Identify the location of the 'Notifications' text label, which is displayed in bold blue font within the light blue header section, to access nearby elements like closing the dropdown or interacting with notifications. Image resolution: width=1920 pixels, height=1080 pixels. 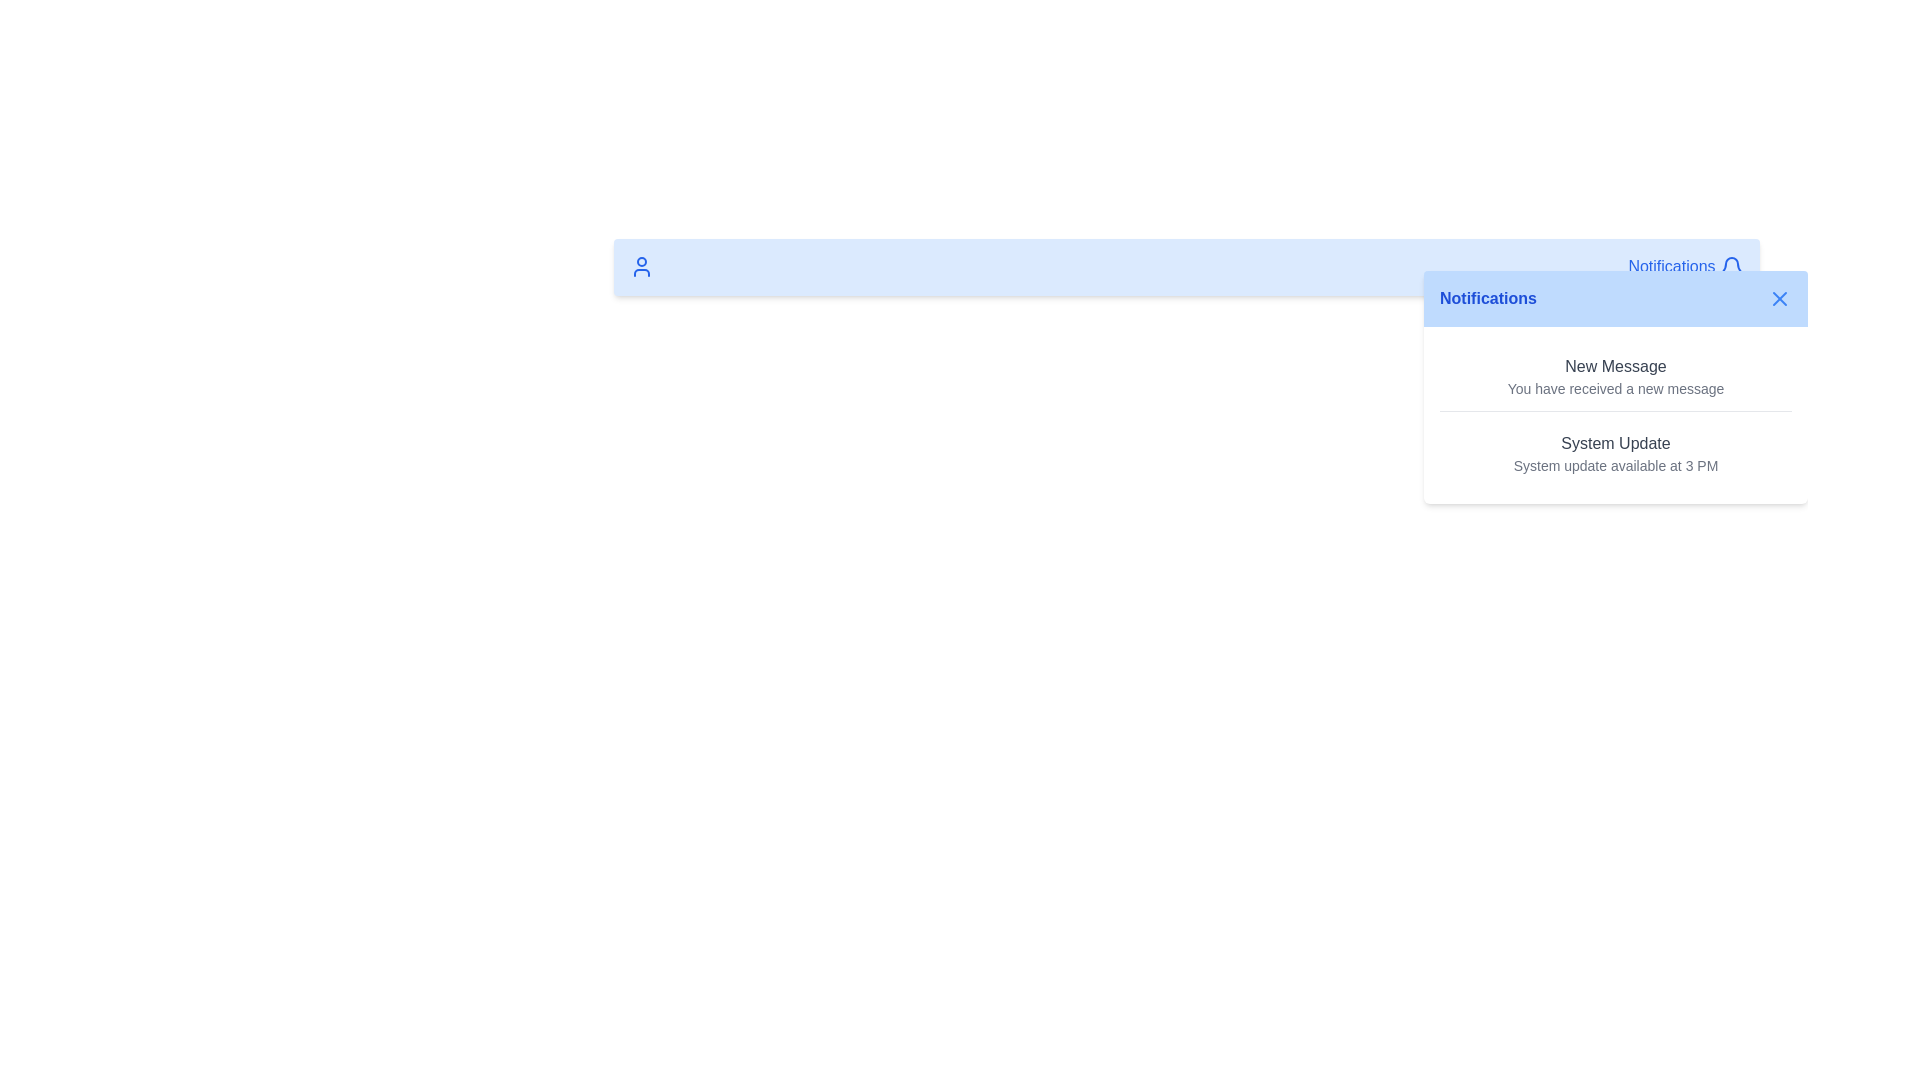
(1488, 299).